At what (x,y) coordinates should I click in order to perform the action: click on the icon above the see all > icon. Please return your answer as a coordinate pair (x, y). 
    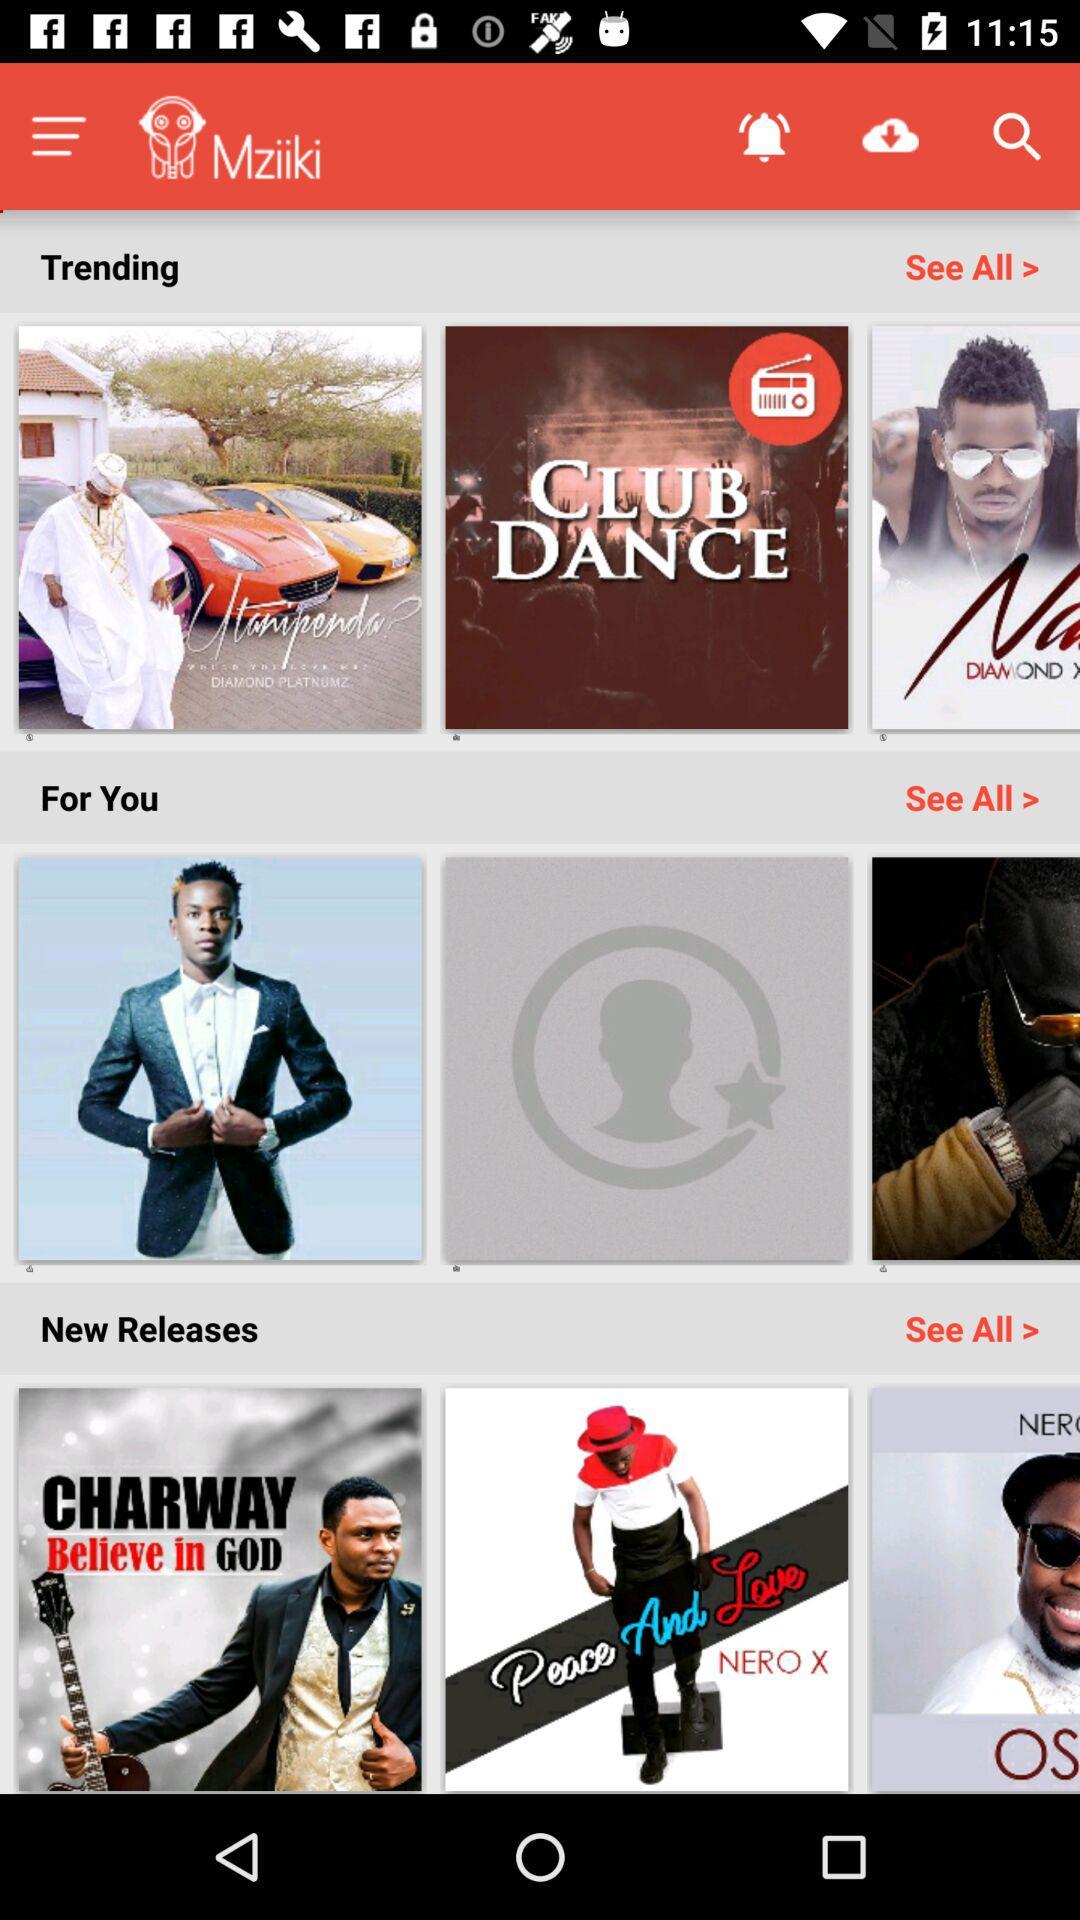
    Looking at the image, I should click on (890, 135).